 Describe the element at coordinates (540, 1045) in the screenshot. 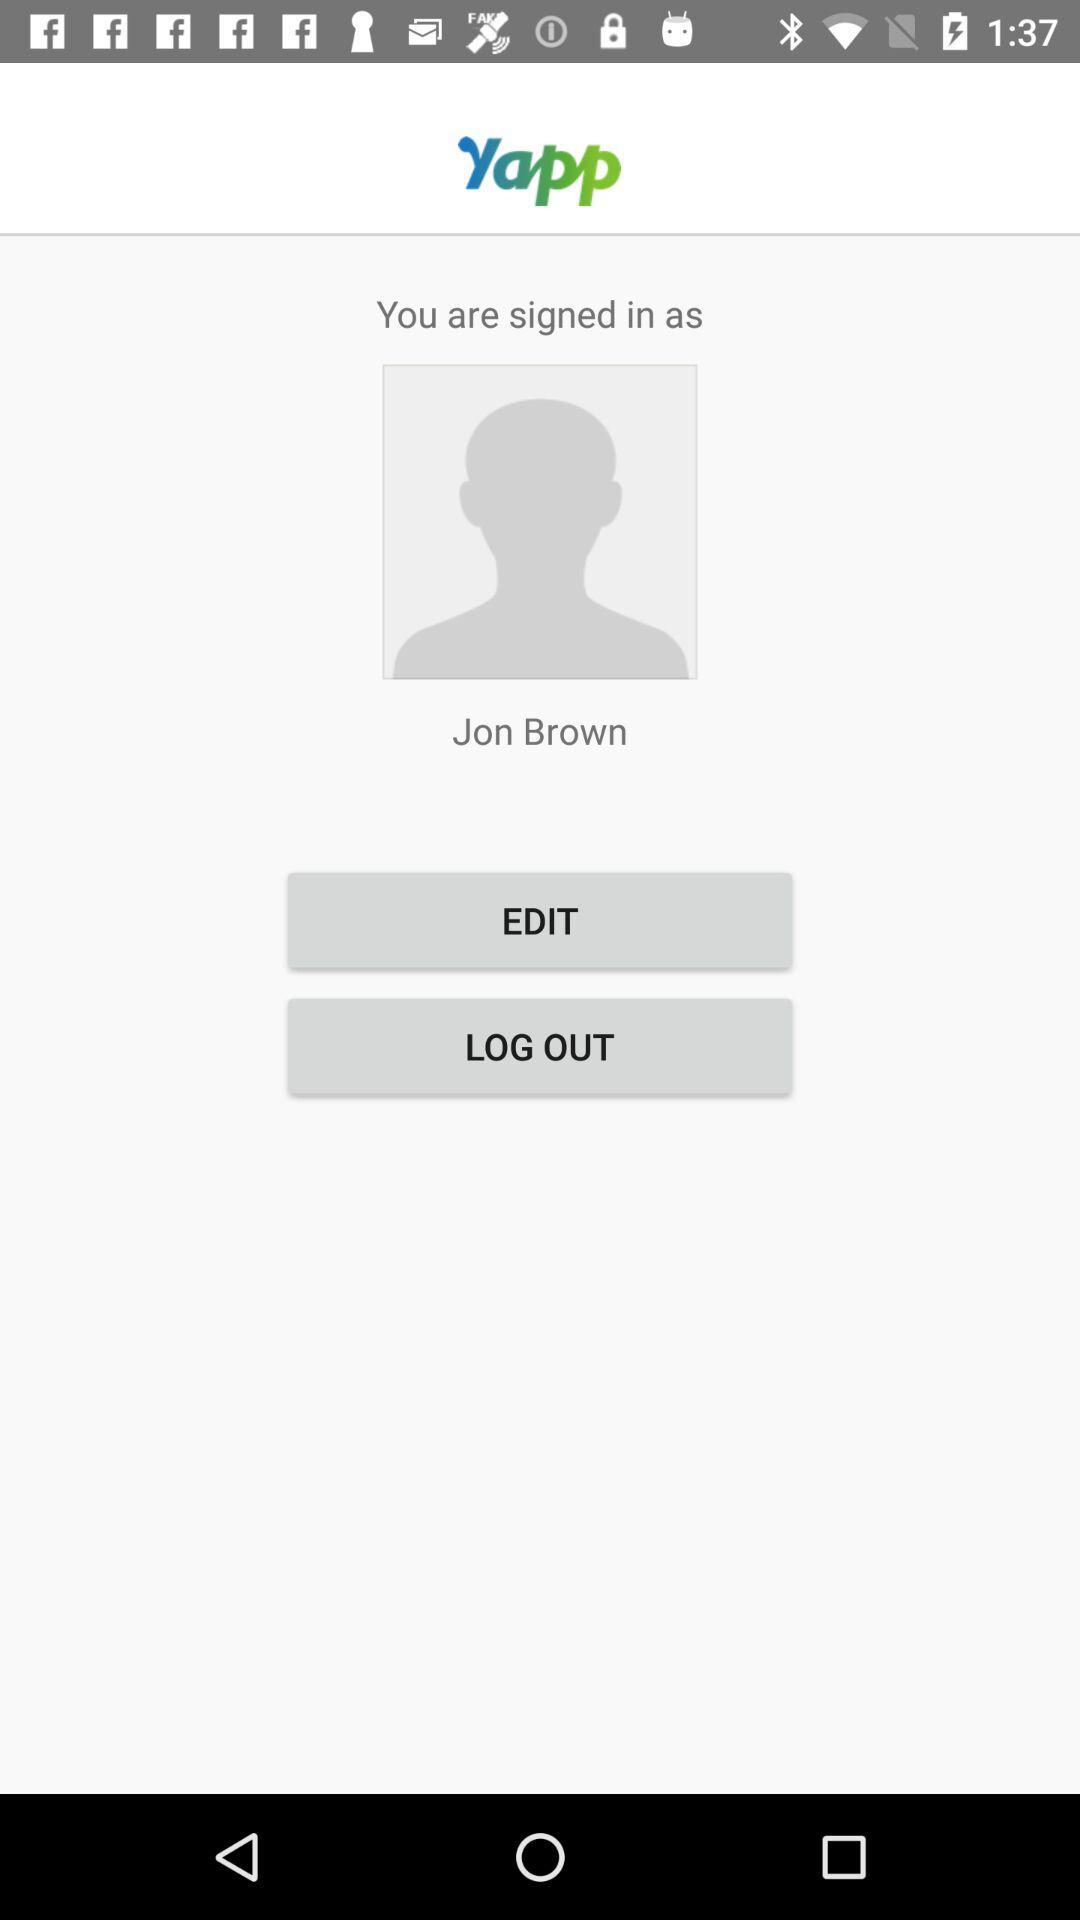

I see `log out icon` at that location.